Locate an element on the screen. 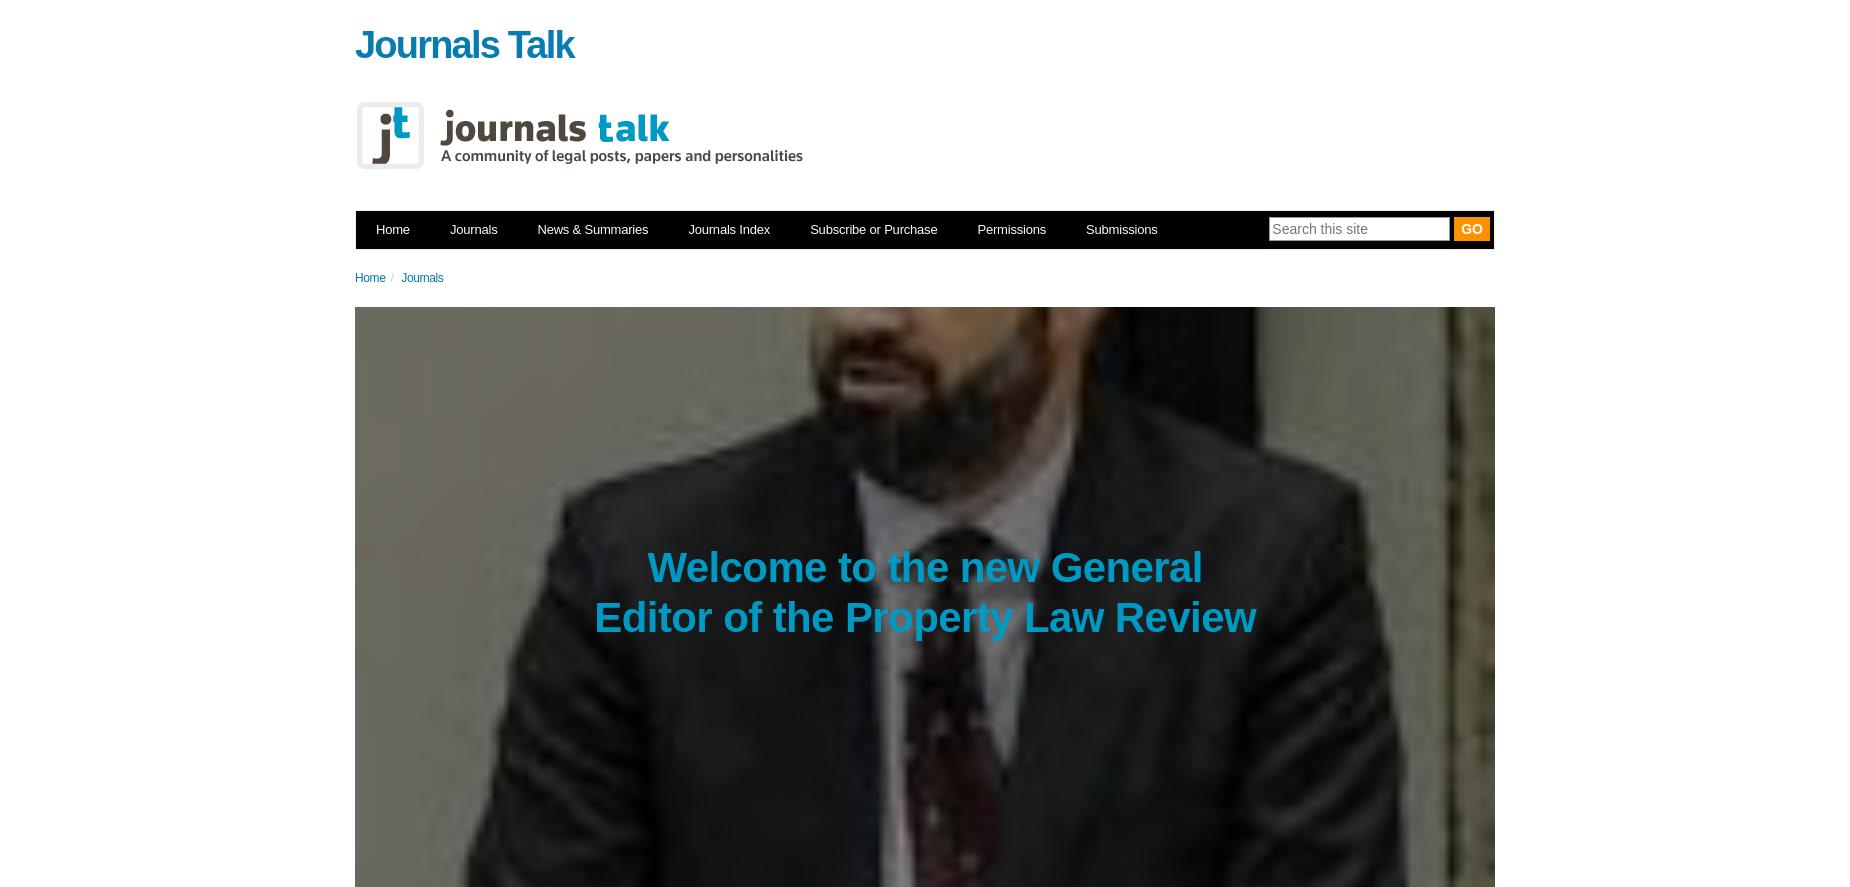 This screenshot has height=887, width=1850. 'Subscribe or Purchase' is located at coordinates (809, 229).